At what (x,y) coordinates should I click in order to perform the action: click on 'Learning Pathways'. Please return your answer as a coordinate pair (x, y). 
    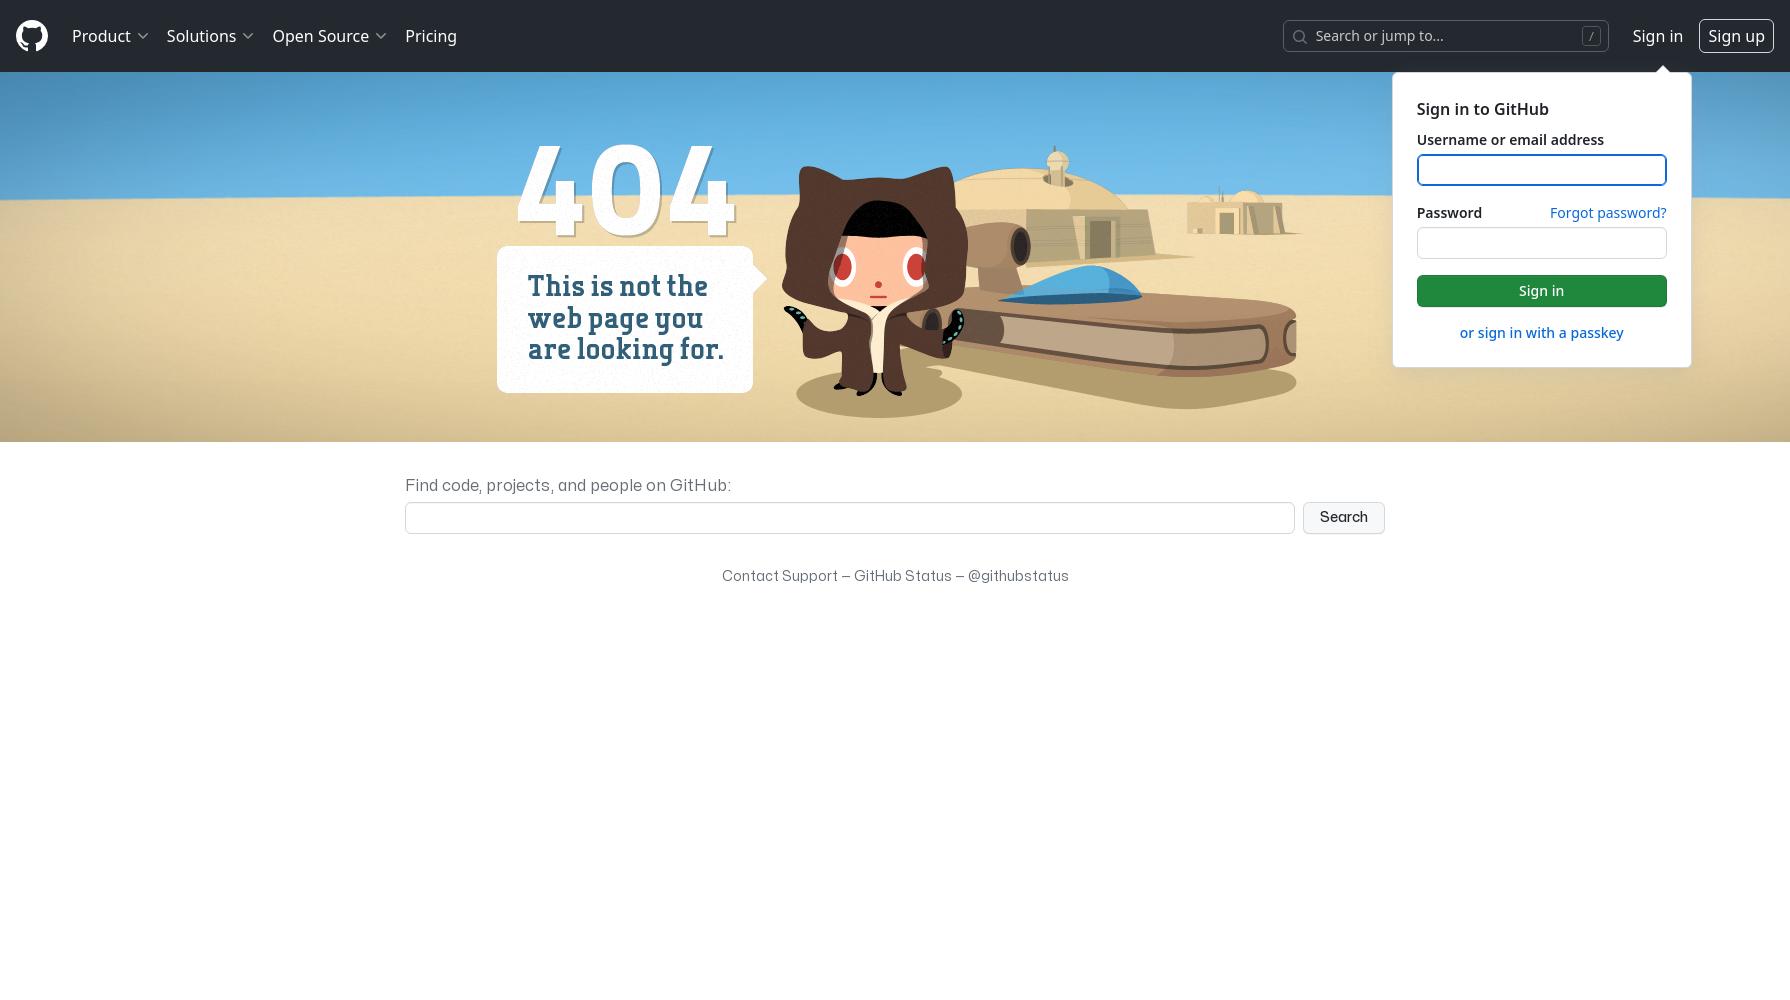
    Looking at the image, I should click on (231, 469).